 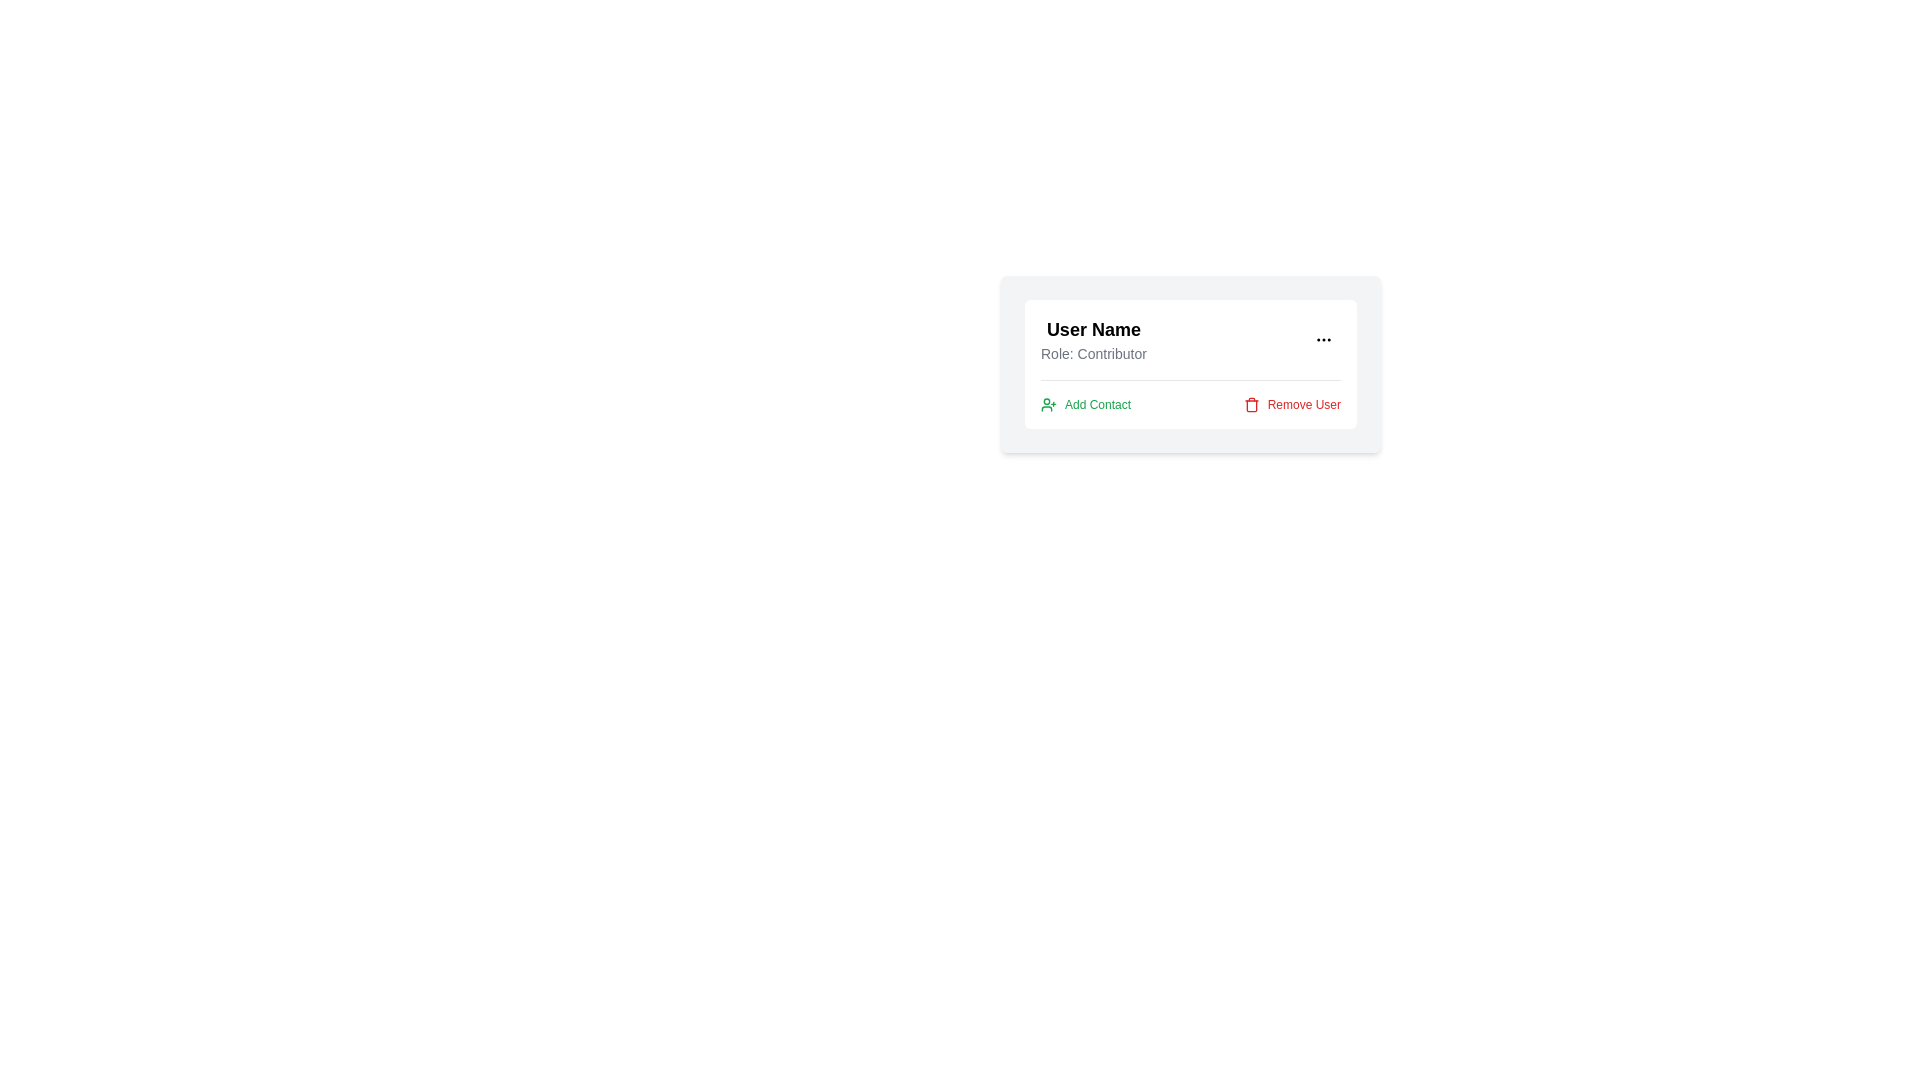 What do you see at coordinates (1324, 338) in the screenshot?
I see `the ellipsis button located at the top-right corner of the interface, next to the 'User Name' and 'Role: Contributor' text` at bounding box center [1324, 338].